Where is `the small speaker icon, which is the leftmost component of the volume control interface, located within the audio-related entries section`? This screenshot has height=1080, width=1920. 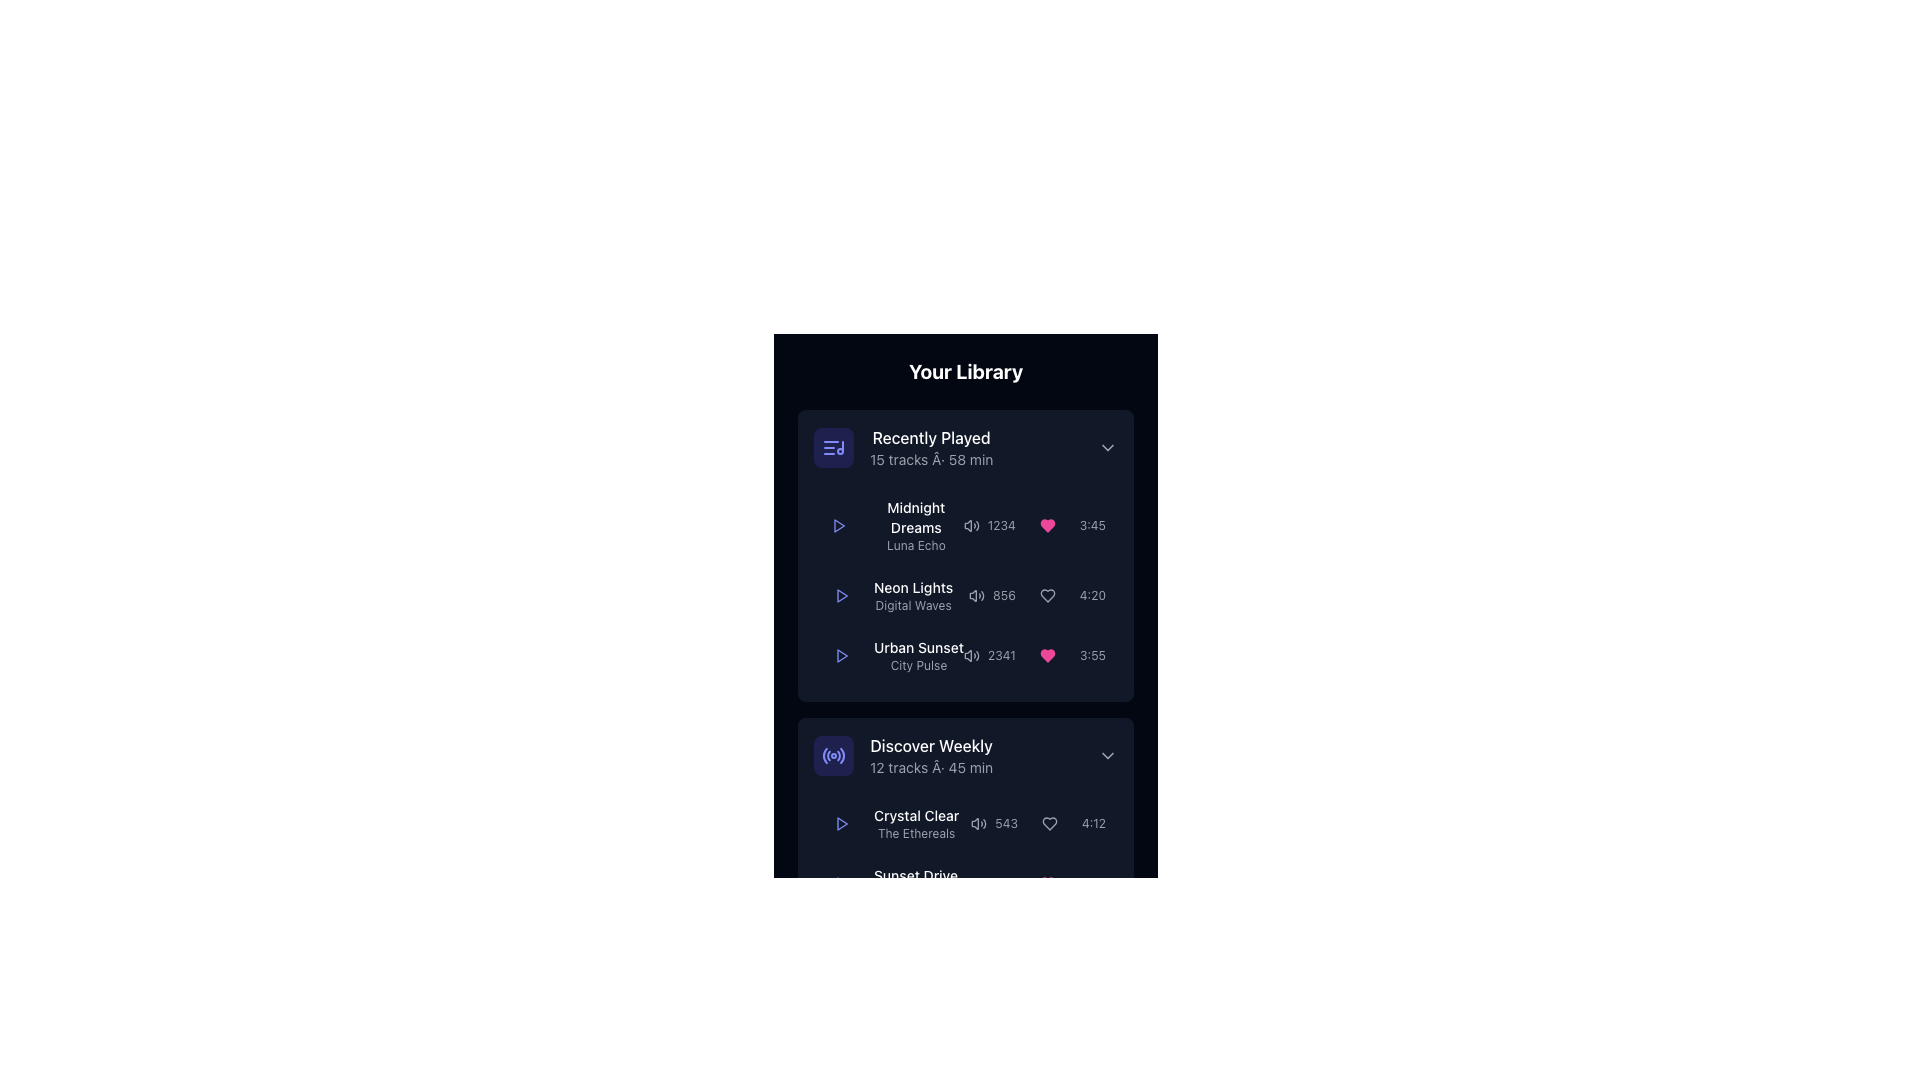
the small speaker icon, which is the leftmost component of the volume control interface, located within the audio-related entries section is located at coordinates (975, 824).